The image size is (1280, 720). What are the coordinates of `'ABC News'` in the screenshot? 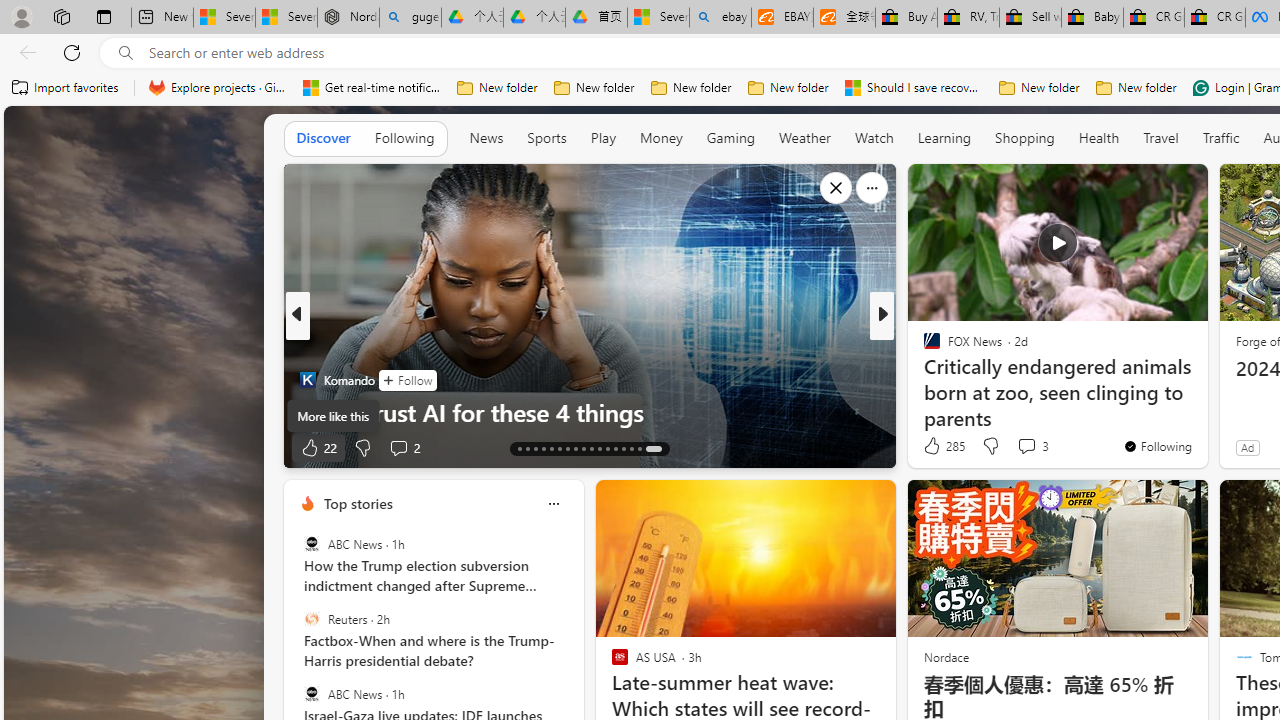 It's located at (310, 692).